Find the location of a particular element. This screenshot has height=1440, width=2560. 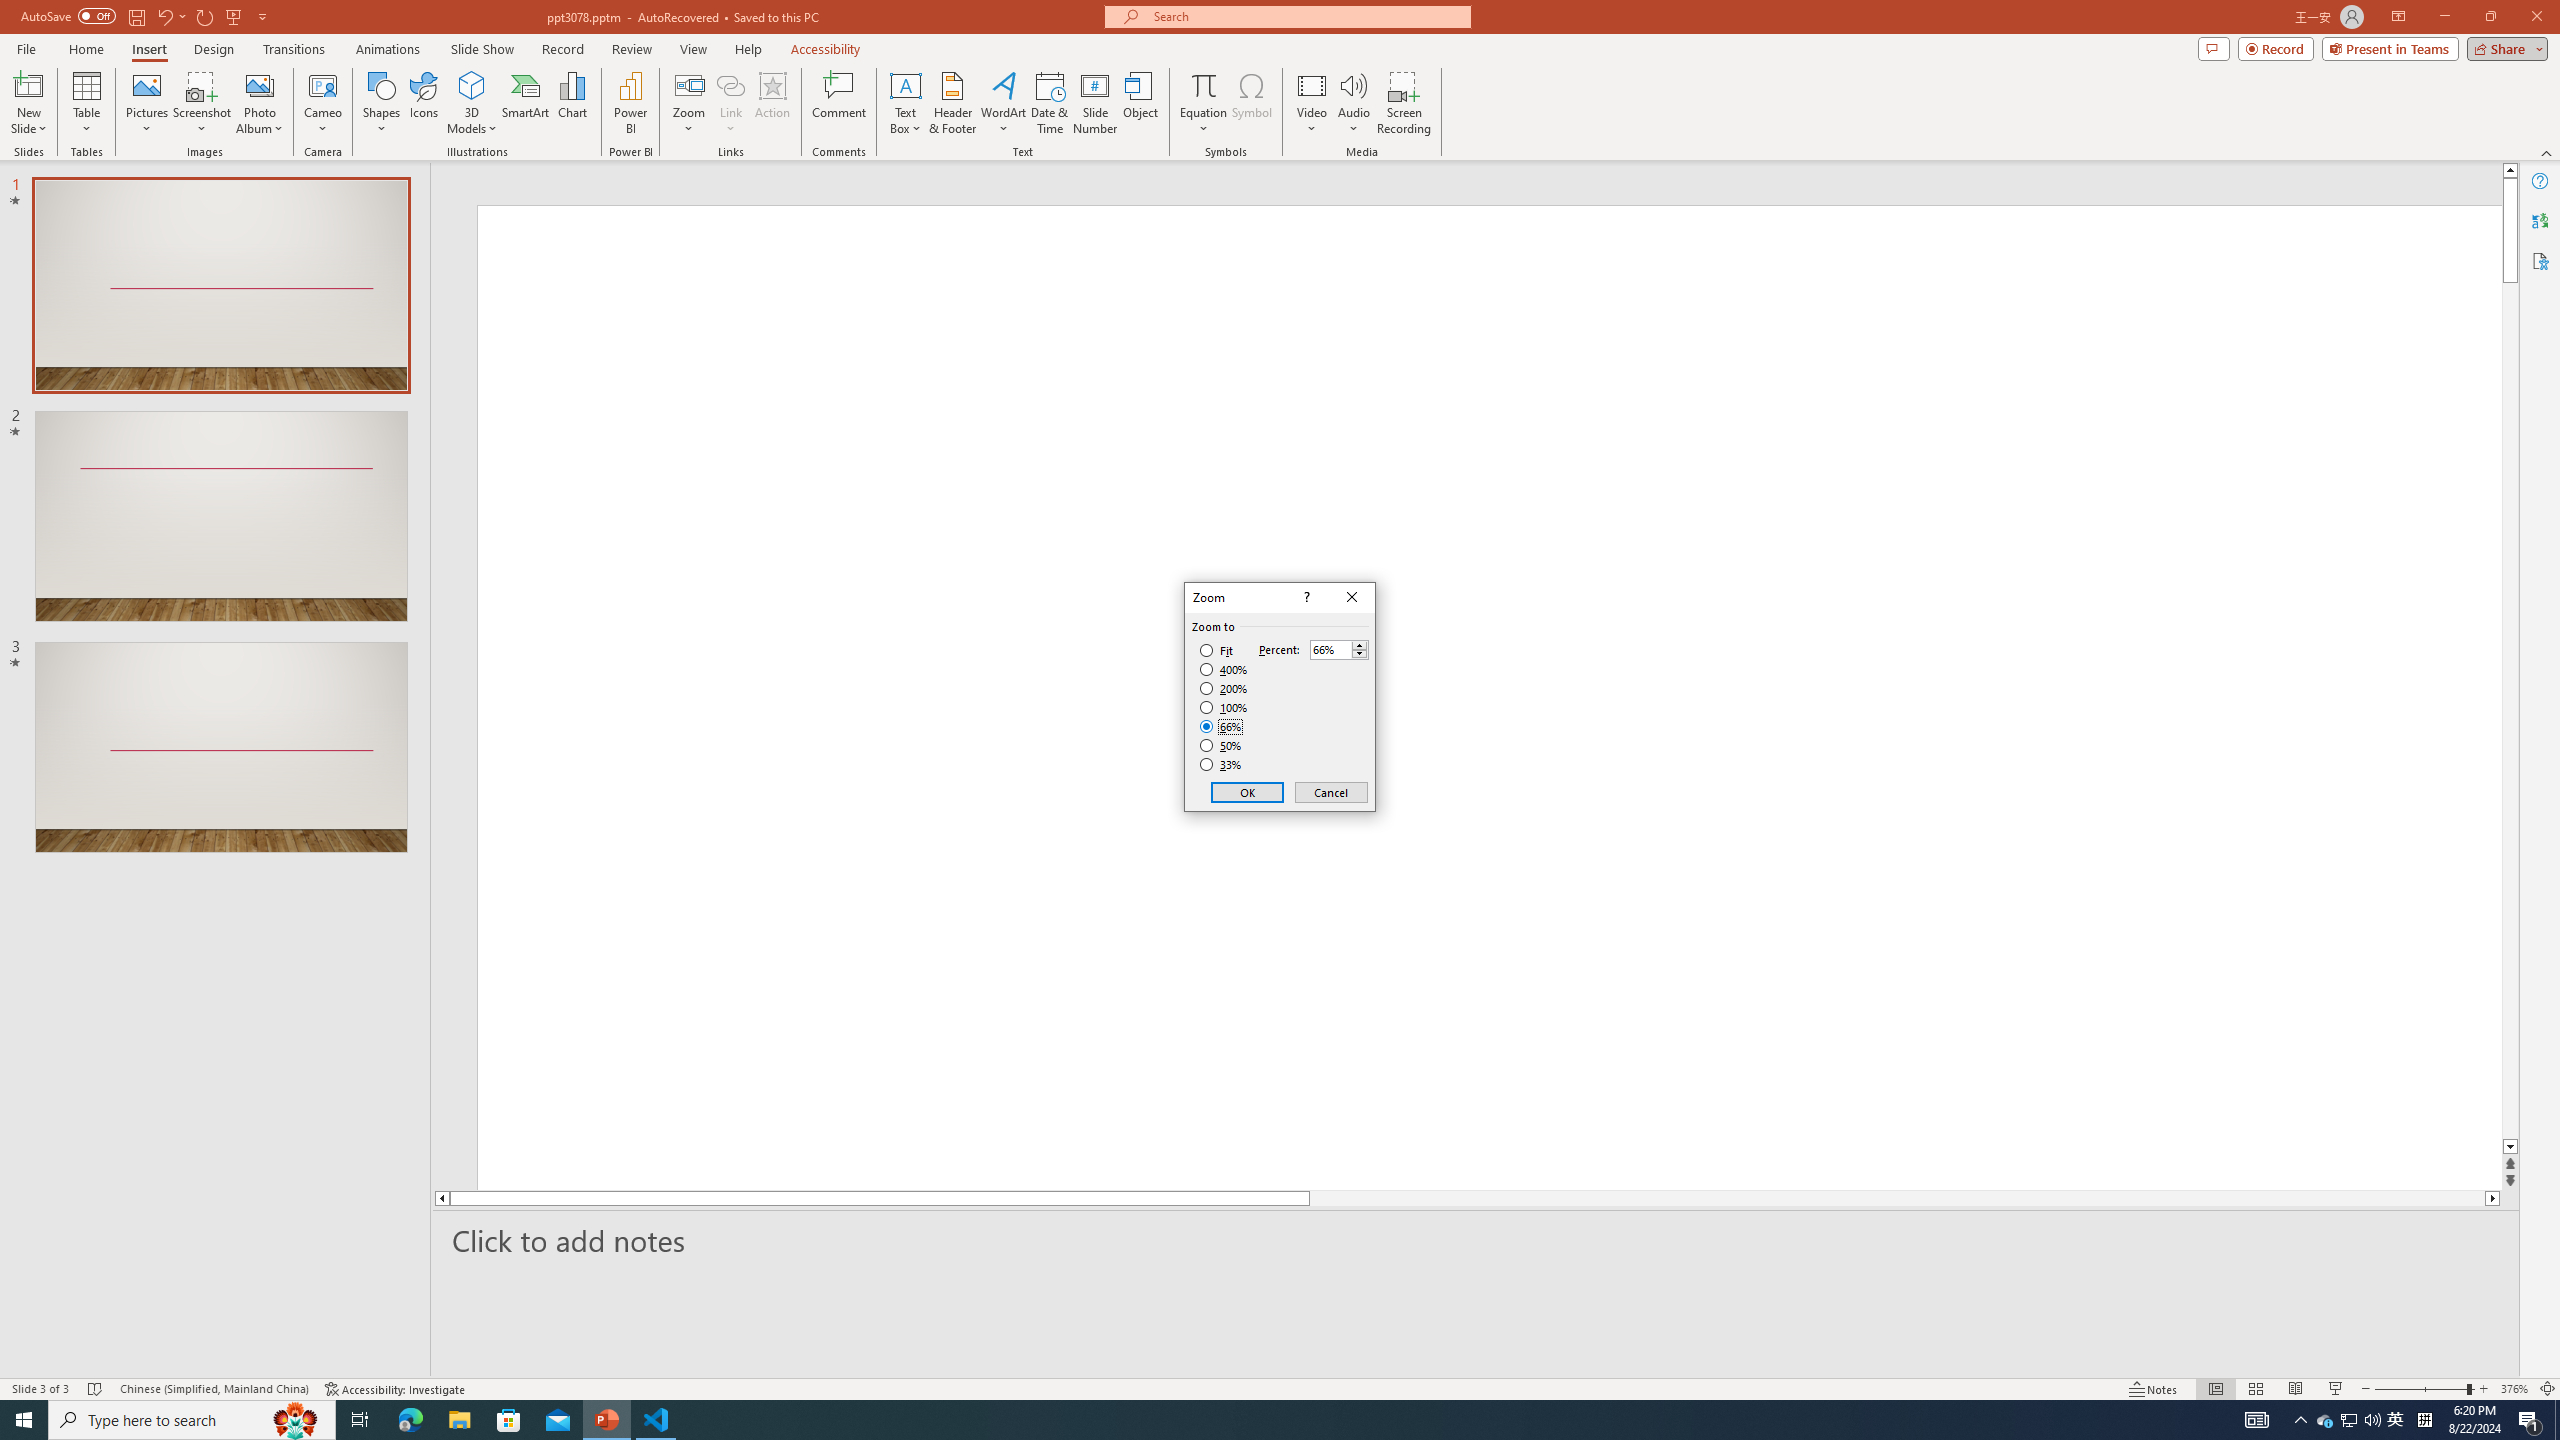

'Screen Recording...' is located at coordinates (1403, 103).